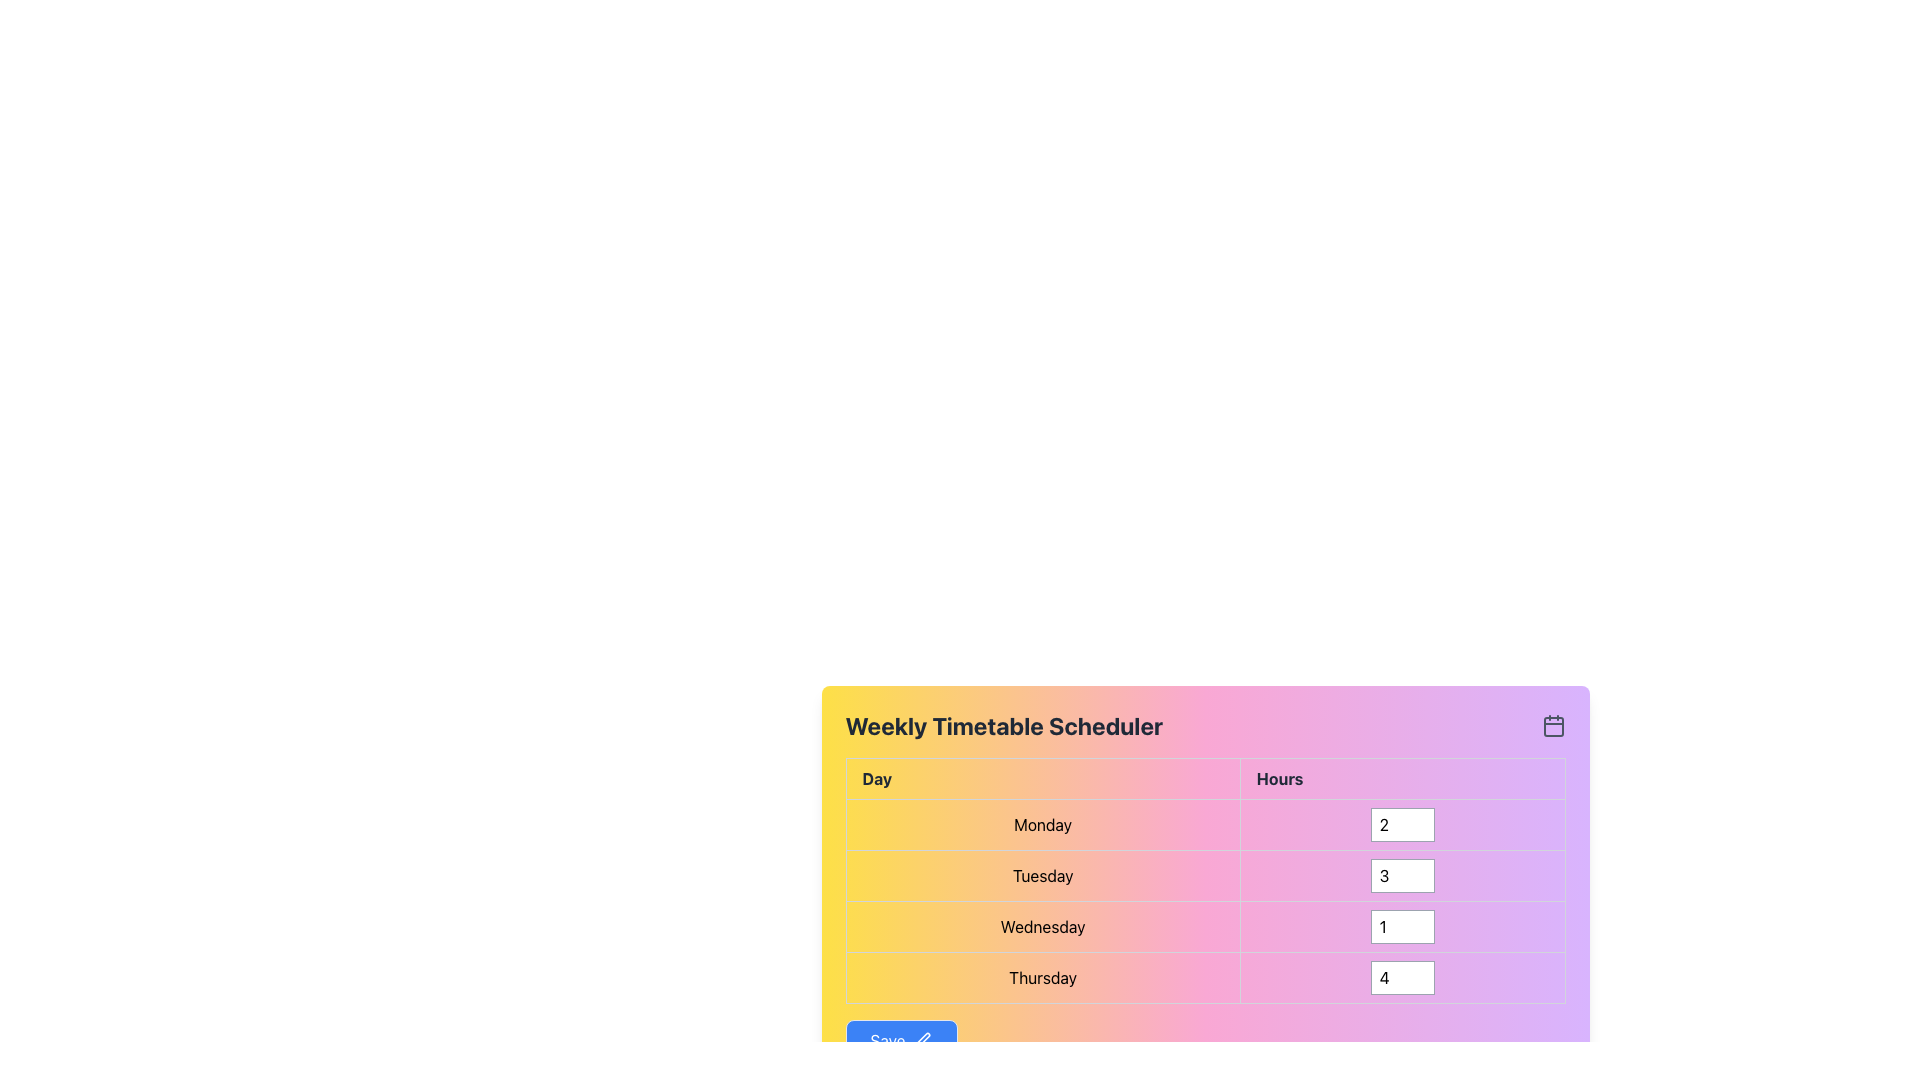 This screenshot has width=1920, height=1080. Describe the element at coordinates (1004, 725) in the screenshot. I see `the bold header text labeled 'Weekly Timetable Scheduler'` at that location.